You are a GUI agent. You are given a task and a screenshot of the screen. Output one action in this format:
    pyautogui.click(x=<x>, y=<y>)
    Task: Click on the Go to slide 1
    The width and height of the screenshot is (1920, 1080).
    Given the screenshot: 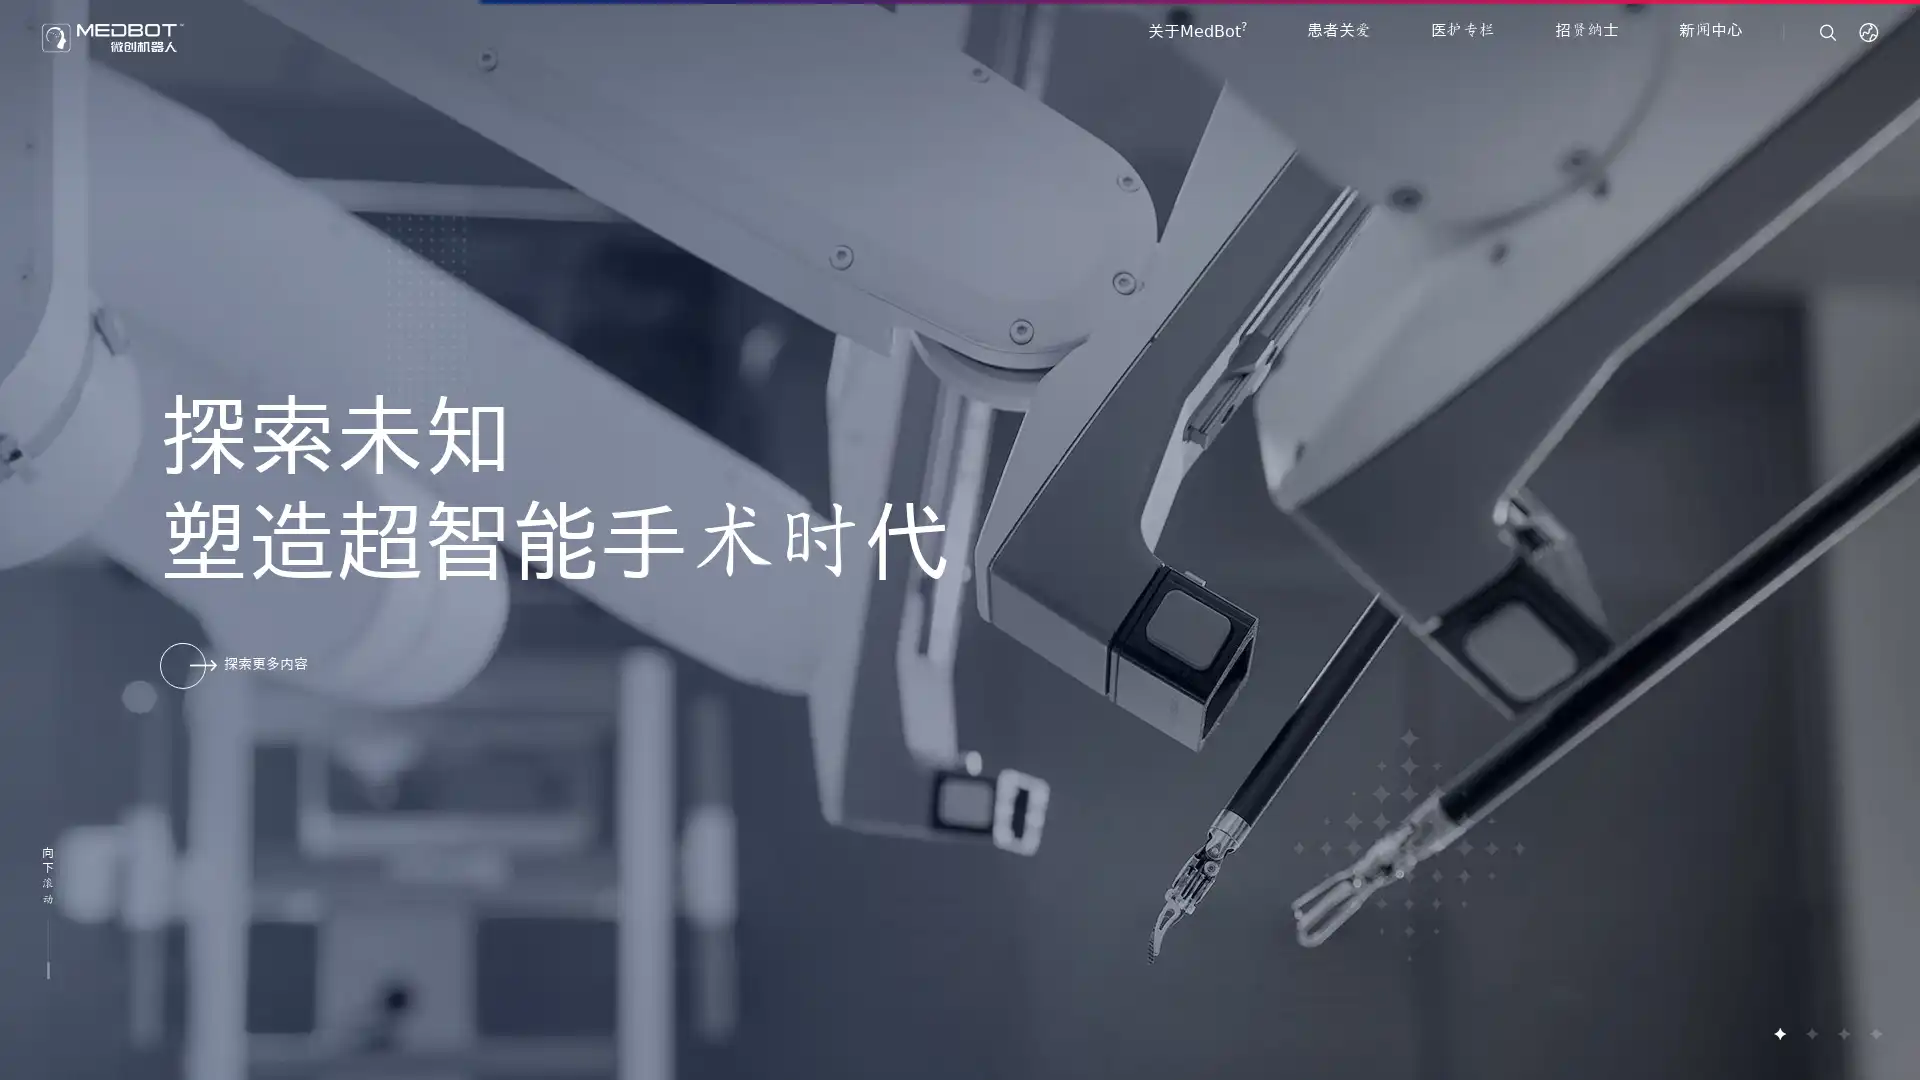 What is the action you would take?
    pyautogui.click(x=1779, y=1033)
    